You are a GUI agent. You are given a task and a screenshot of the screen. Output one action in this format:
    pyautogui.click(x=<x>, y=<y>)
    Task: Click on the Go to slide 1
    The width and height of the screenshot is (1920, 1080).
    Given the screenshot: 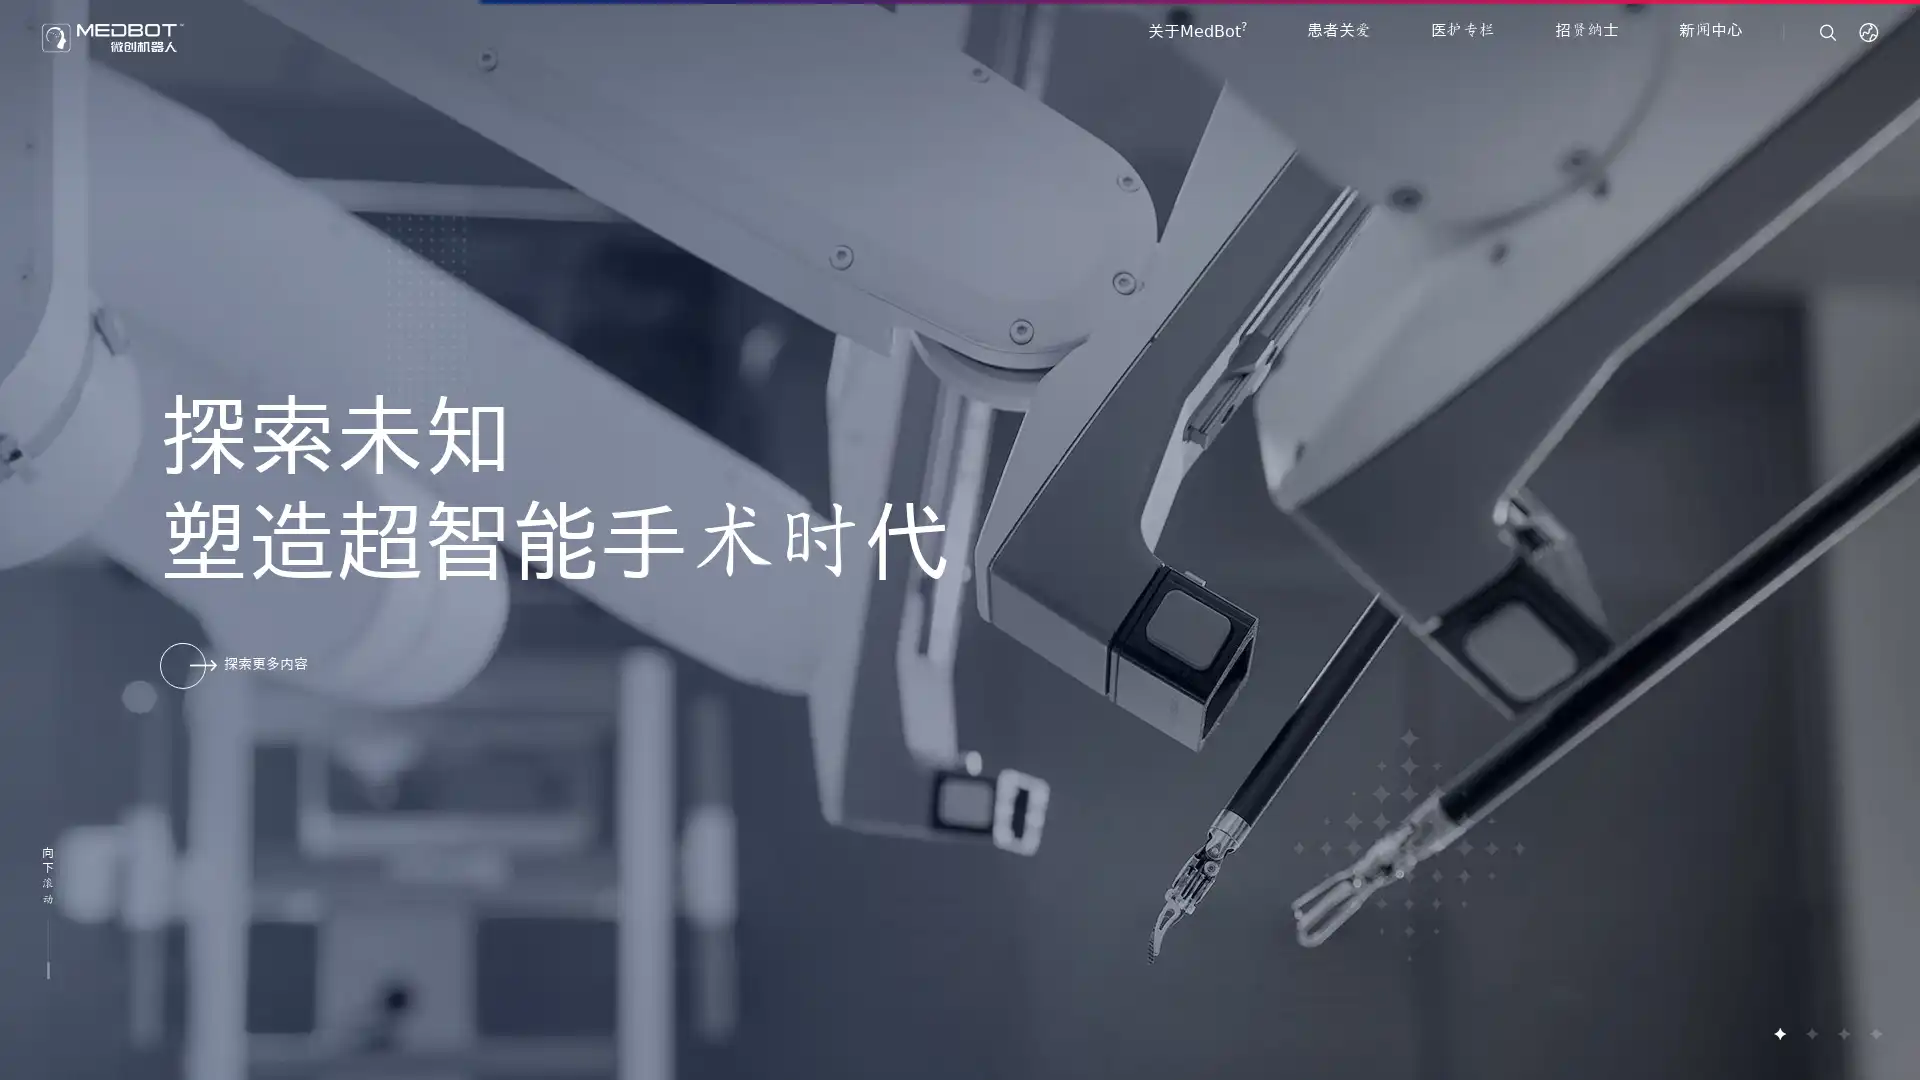 What is the action you would take?
    pyautogui.click(x=1779, y=1033)
    